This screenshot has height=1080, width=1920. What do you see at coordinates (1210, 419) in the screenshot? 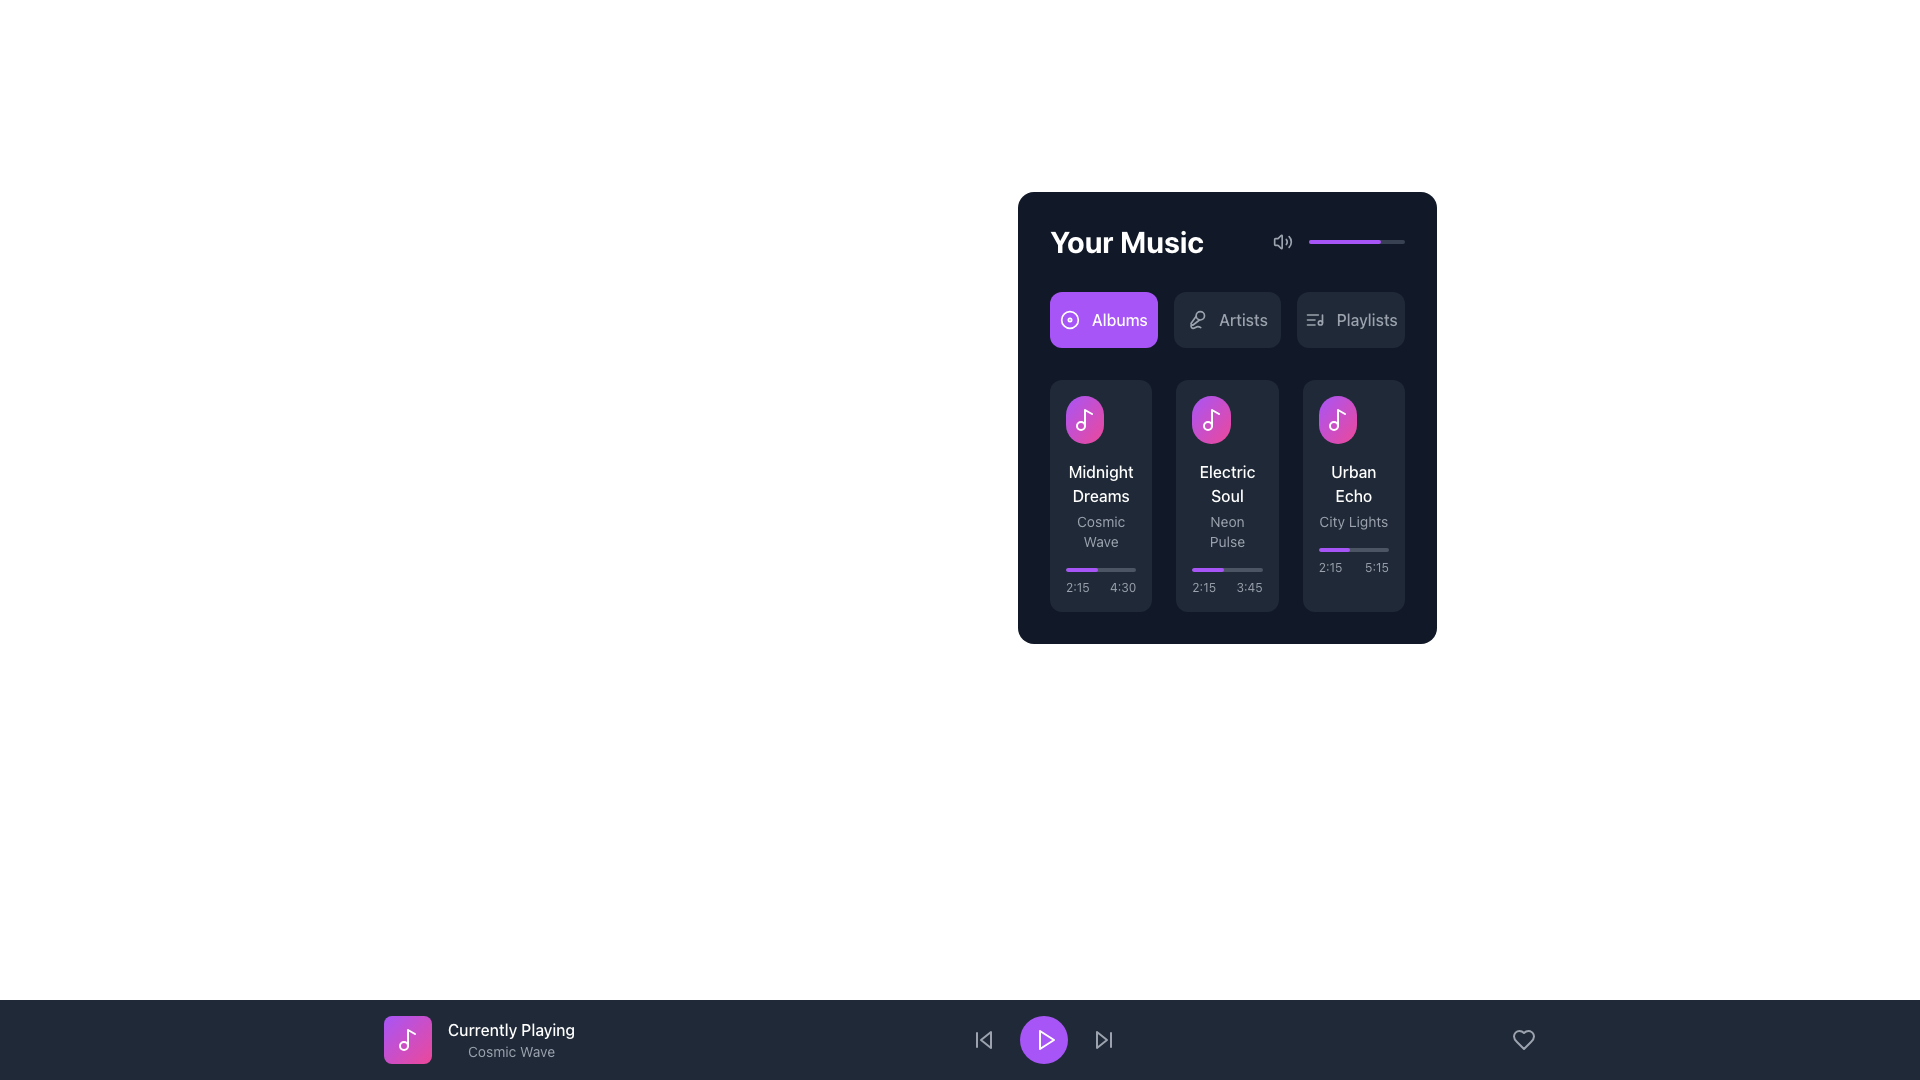
I see `the musical note icon with a white stroke located in the center of the 'Electric Soul' card in the 'Your Music' section` at bounding box center [1210, 419].